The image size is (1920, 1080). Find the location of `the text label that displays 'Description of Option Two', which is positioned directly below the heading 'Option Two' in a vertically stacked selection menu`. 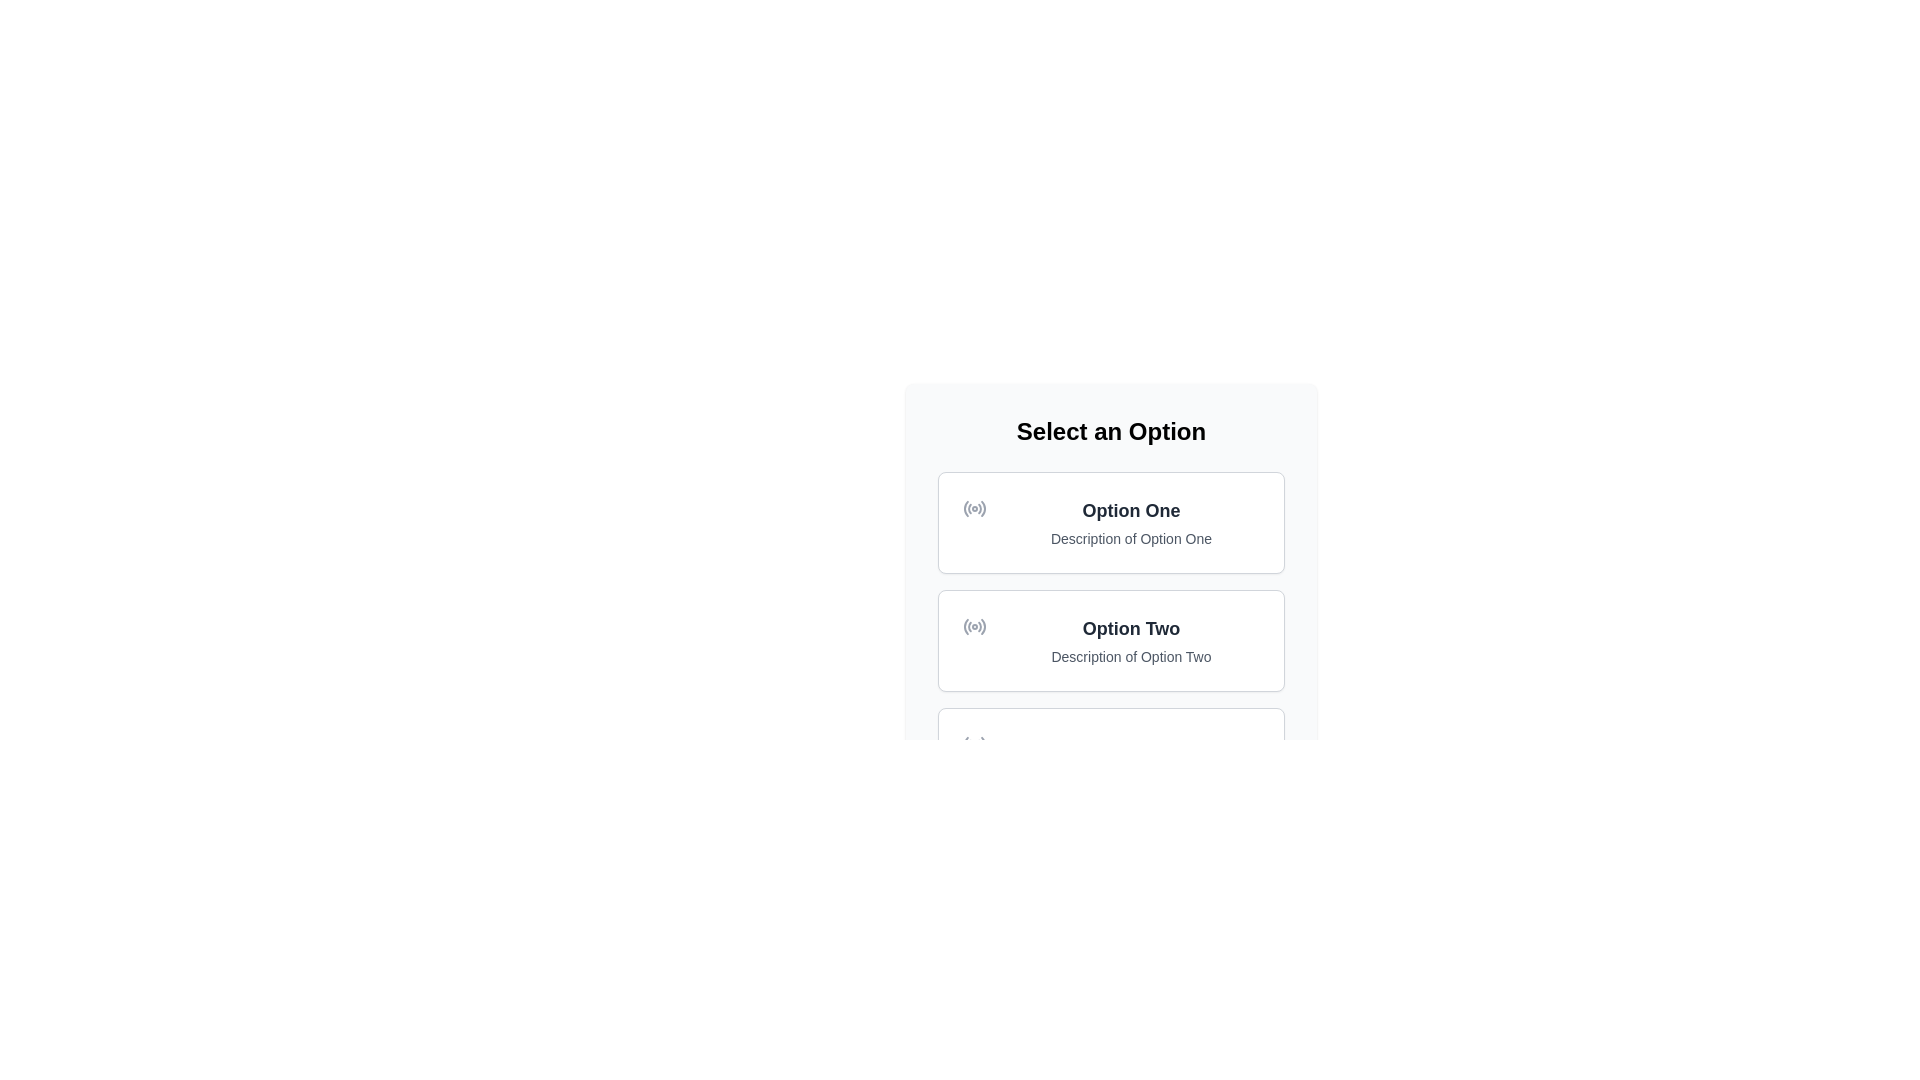

the text label that displays 'Description of Option Two', which is positioned directly below the heading 'Option Two' in a vertically stacked selection menu is located at coordinates (1131, 656).